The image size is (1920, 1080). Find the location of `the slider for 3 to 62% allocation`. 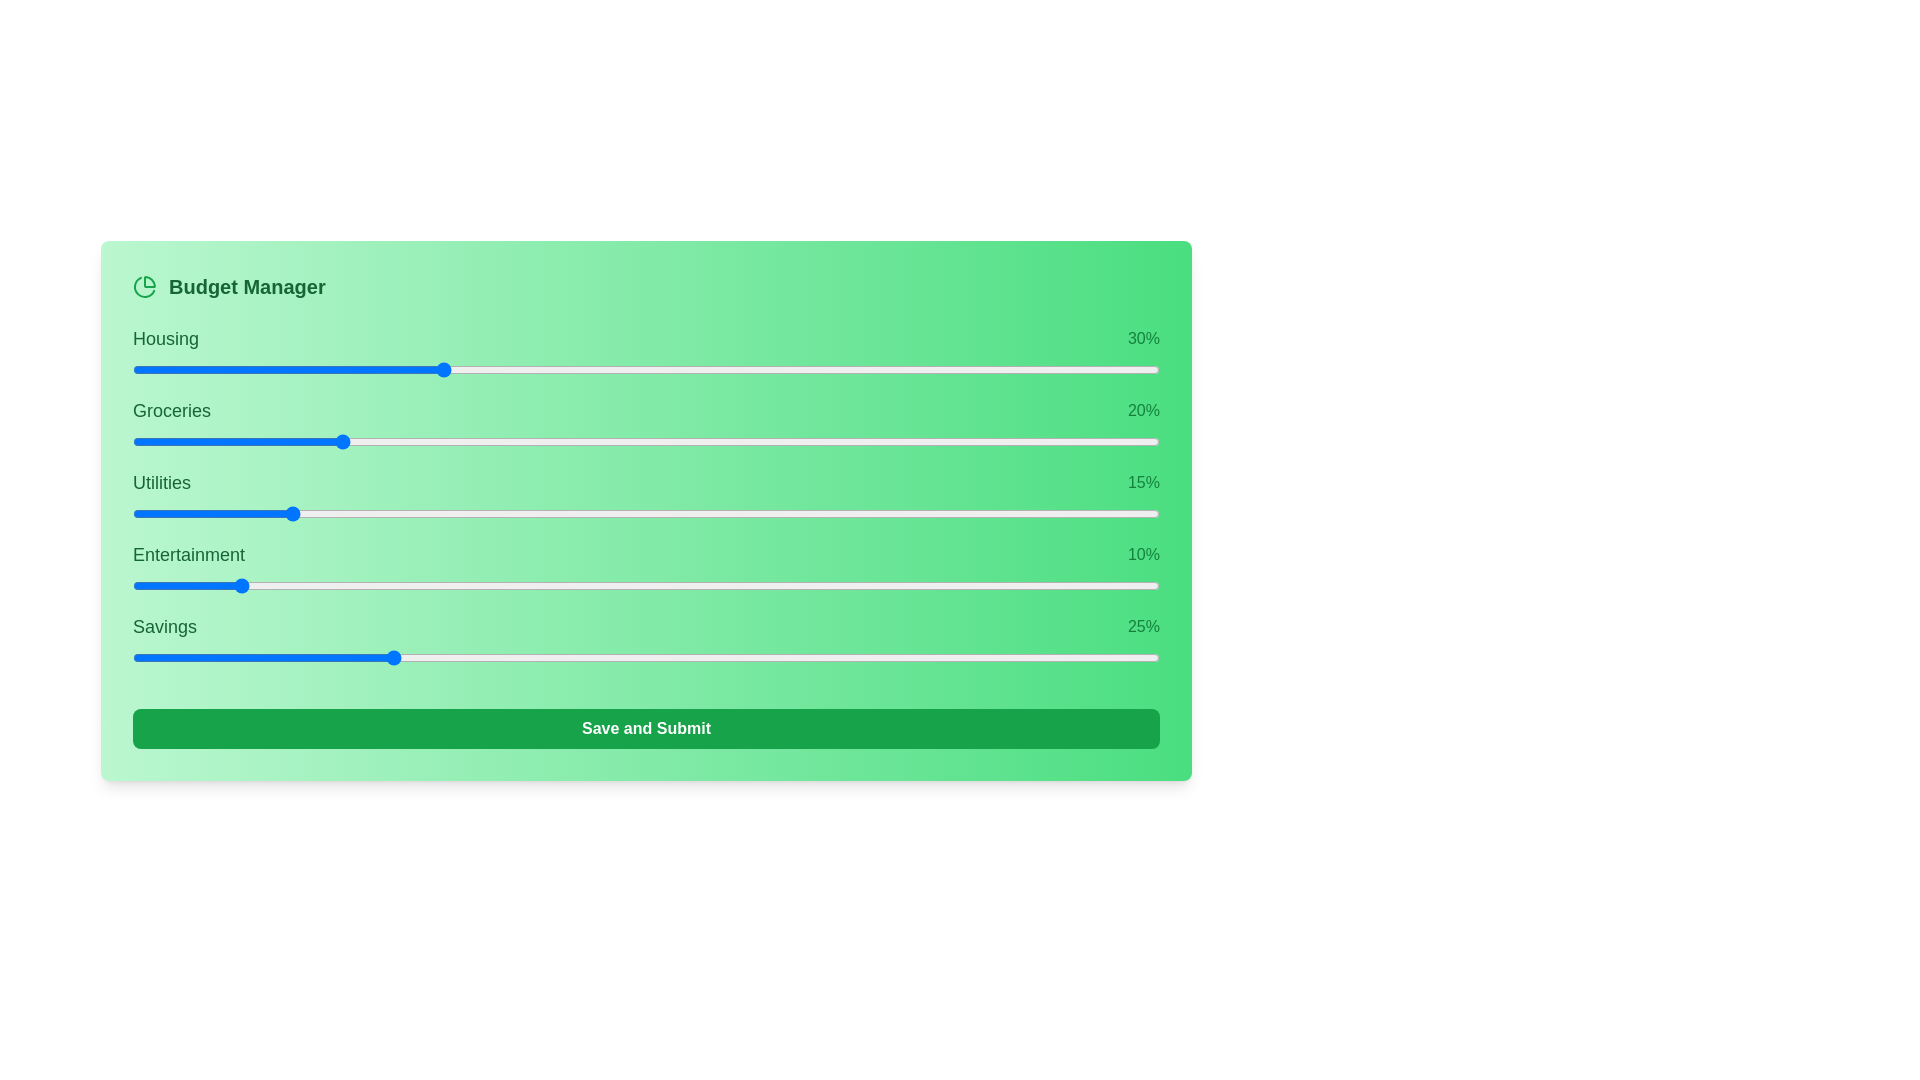

the slider for 3 to 62% allocation is located at coordinates (964, 585).